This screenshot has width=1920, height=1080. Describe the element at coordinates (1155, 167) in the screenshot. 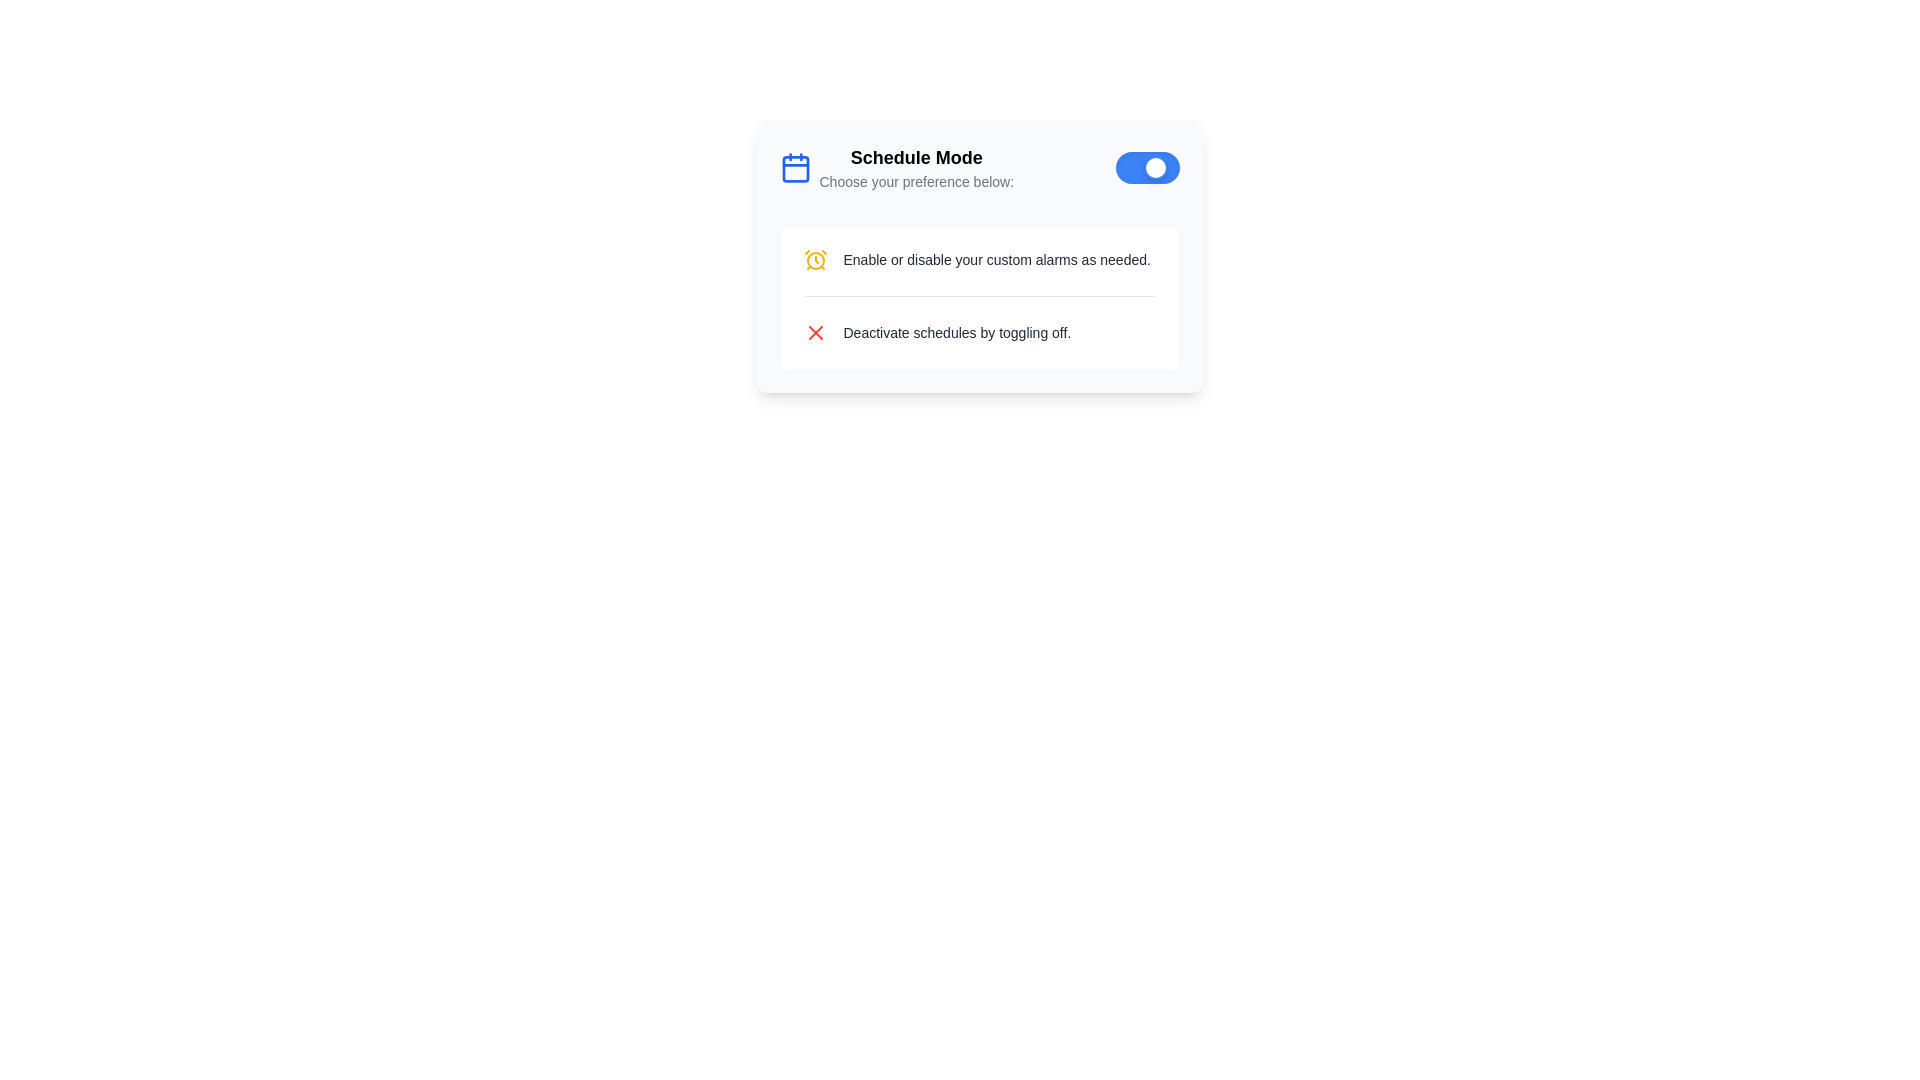

I see `the toggle switch handle located in the top-right of the interface within the card labeled 'Schedule Mode'` at that location.